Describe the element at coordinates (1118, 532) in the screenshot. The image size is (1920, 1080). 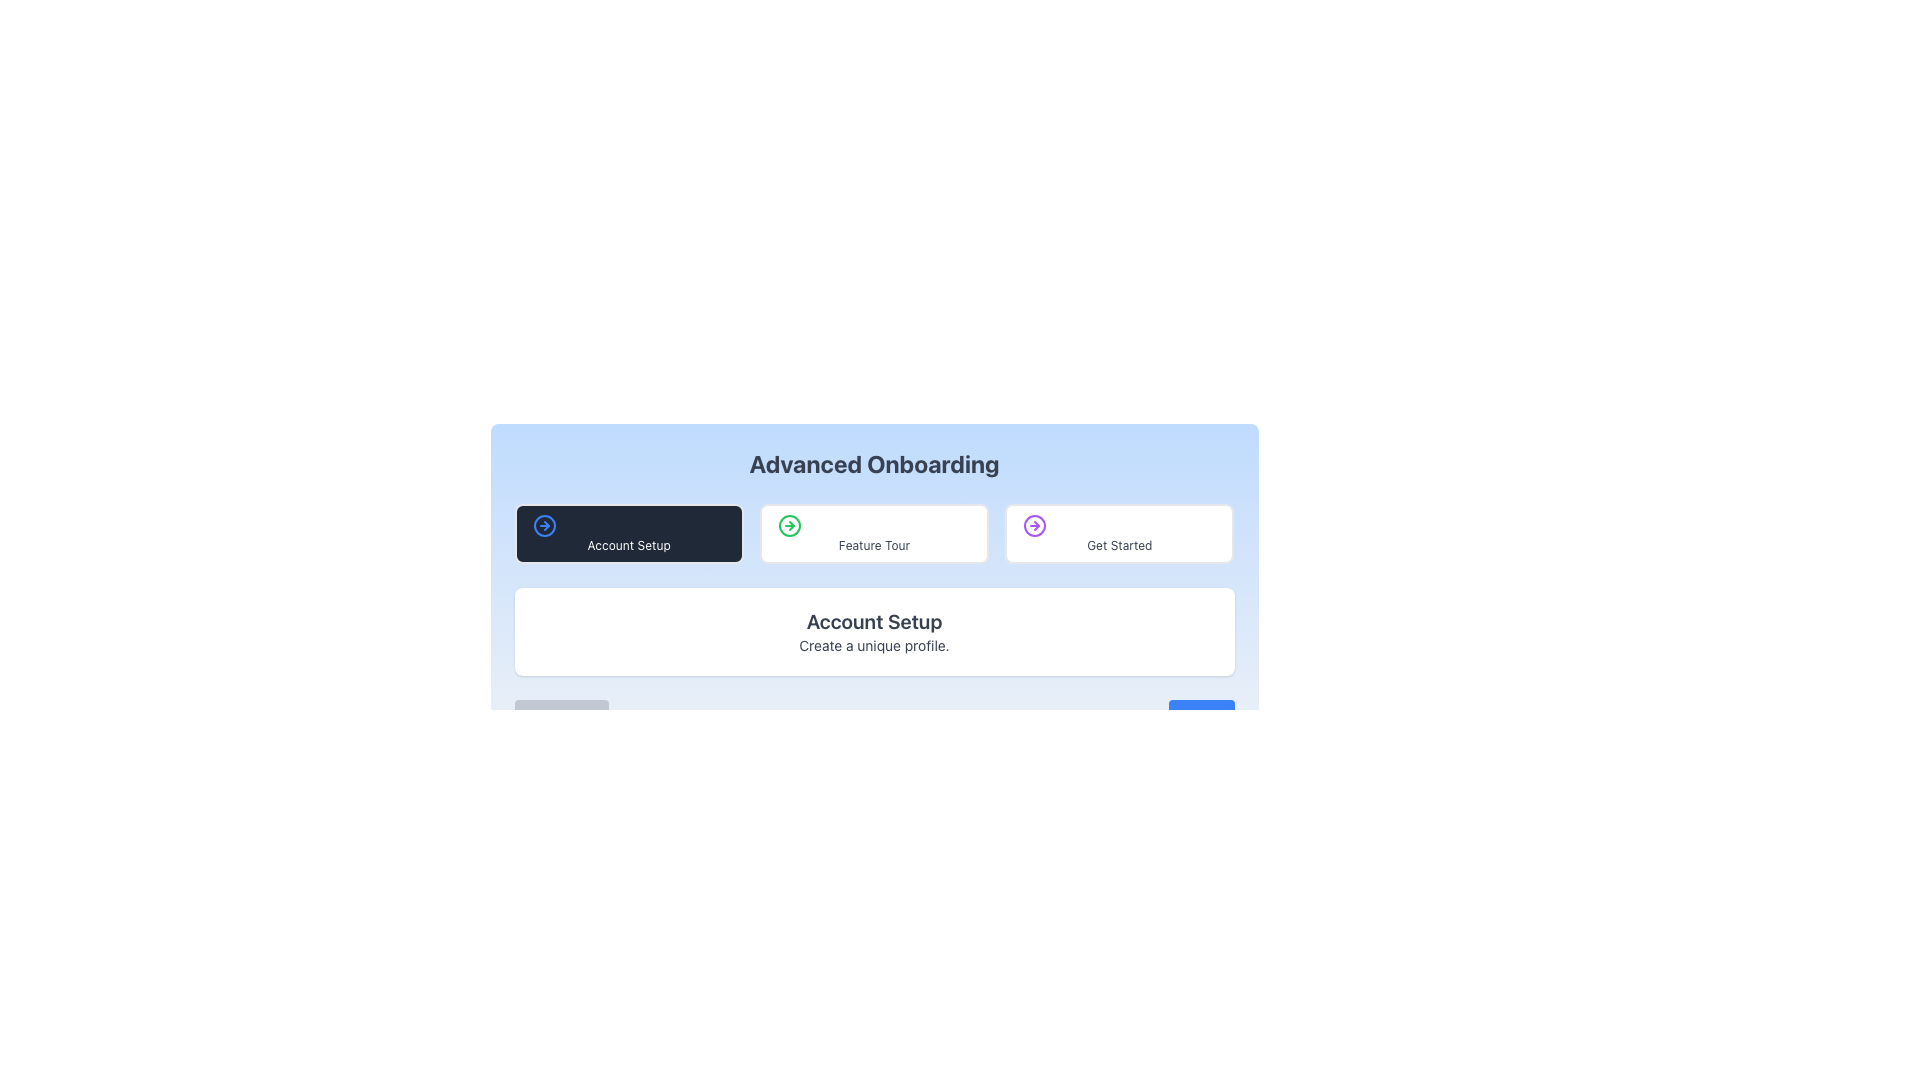
I see `the 'Get Started' button located at the top-right of the interface` at that location.